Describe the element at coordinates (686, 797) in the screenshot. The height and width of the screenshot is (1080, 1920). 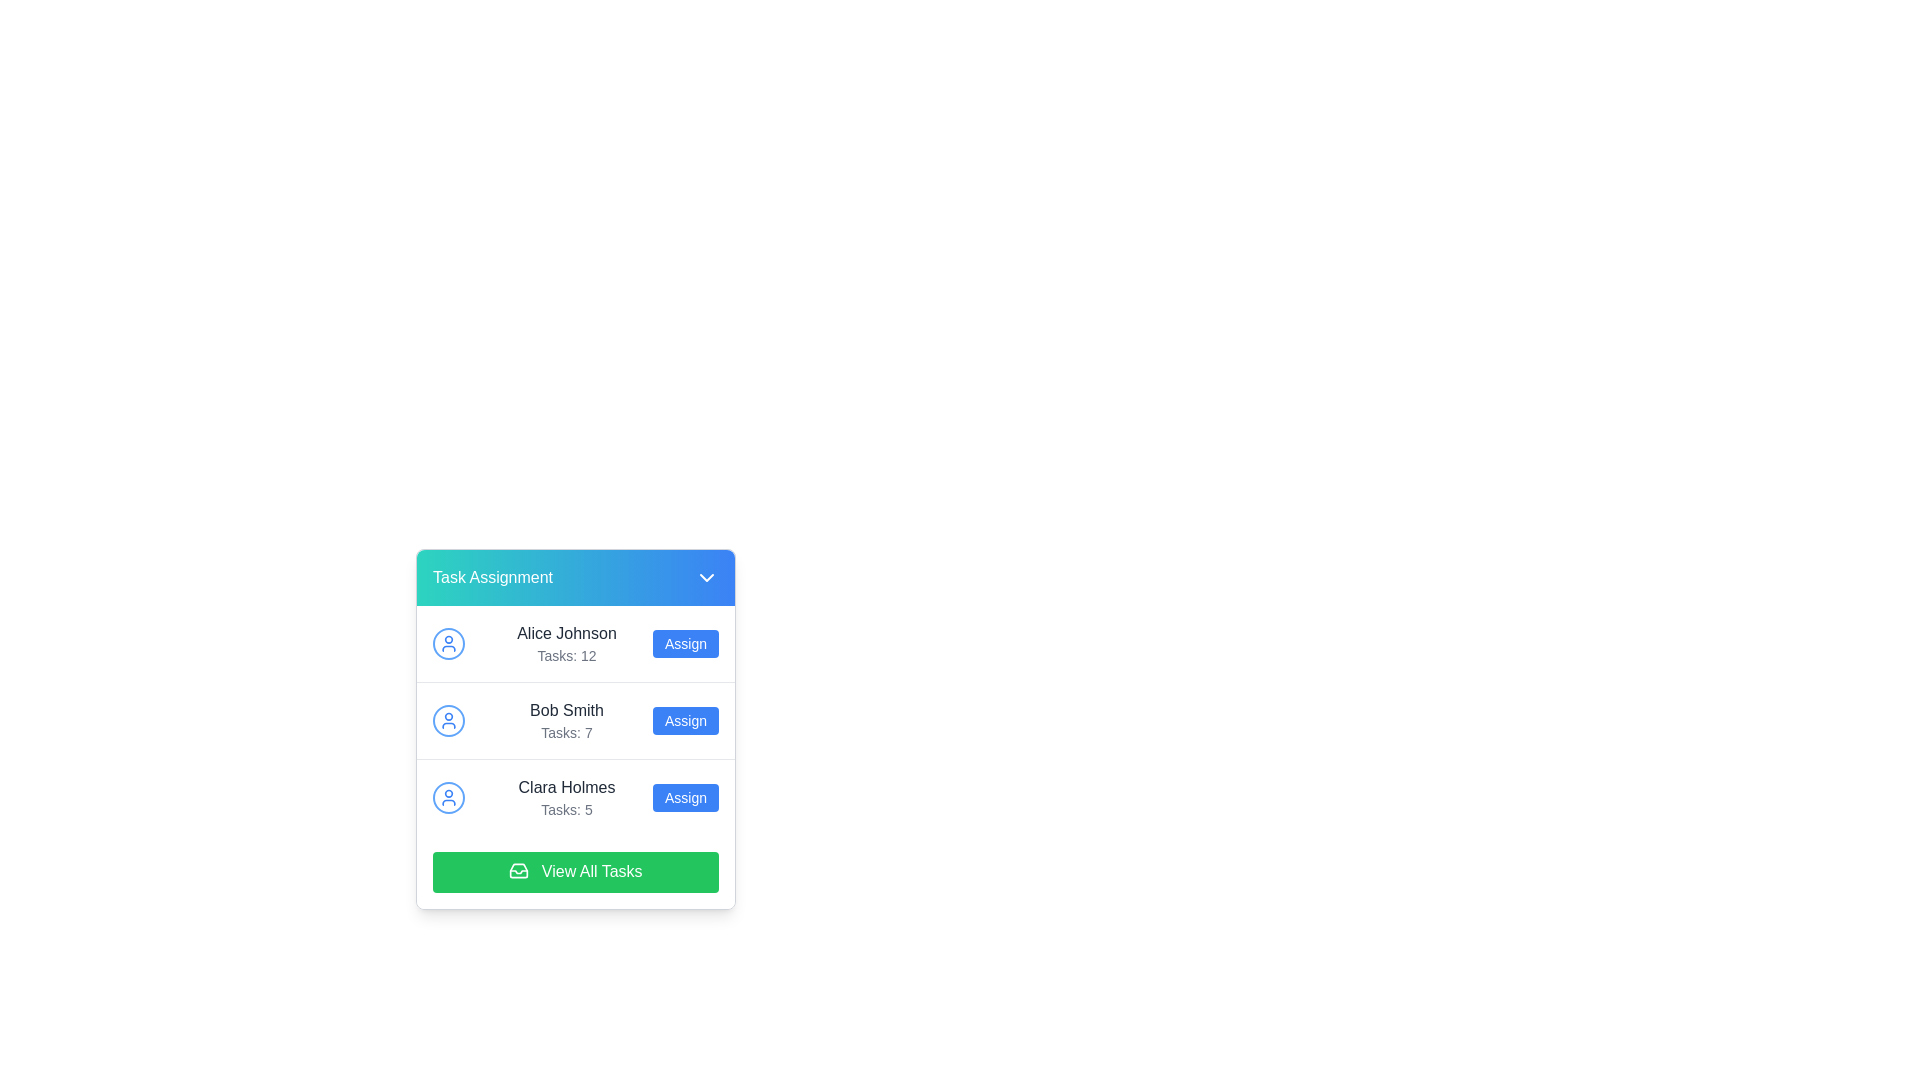
I see `the 'Assign' button located on the rightmost side of the 'Clara Holmes' entry in the list` at that location.